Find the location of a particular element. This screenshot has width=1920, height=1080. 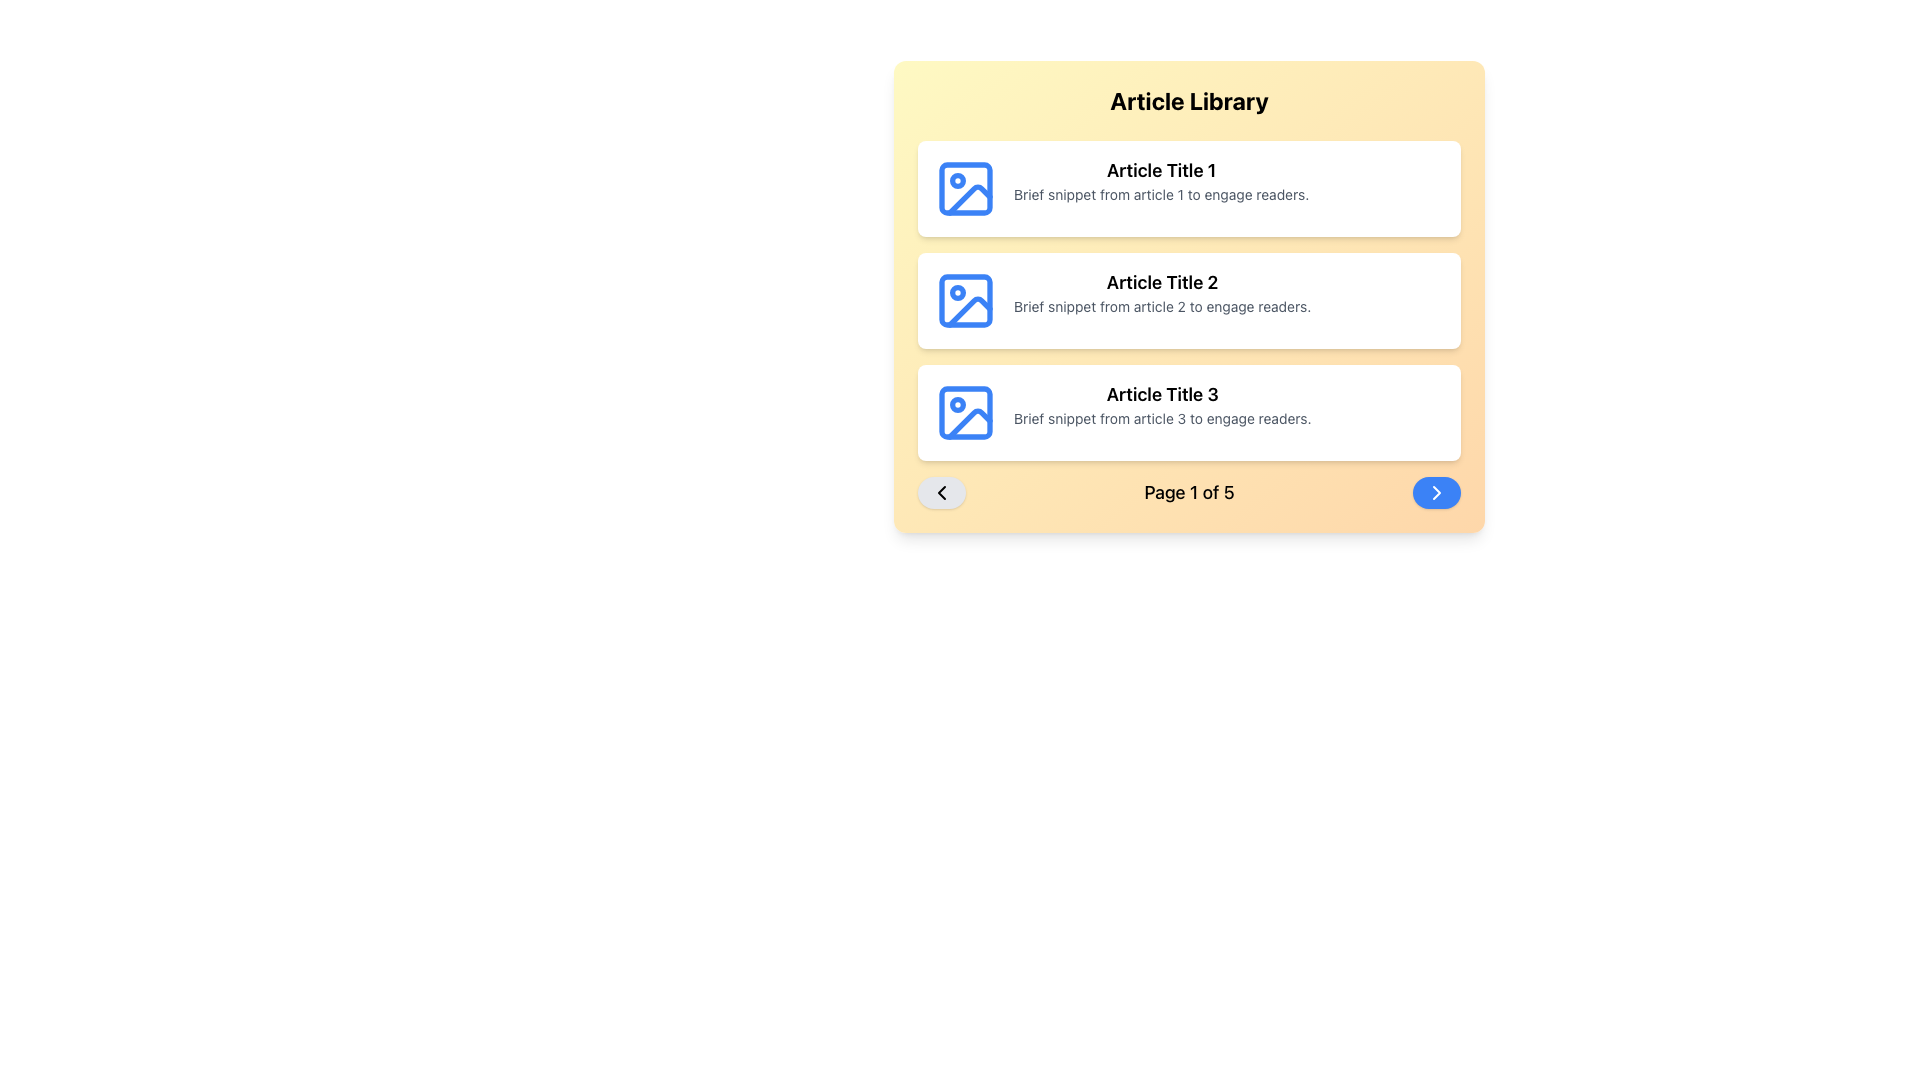

the Circle SVG element that serves as a visual marker within the image icon of 'Article Title 3', located in the third list entry of the yellow card interface is located at coordinates (957, 405).